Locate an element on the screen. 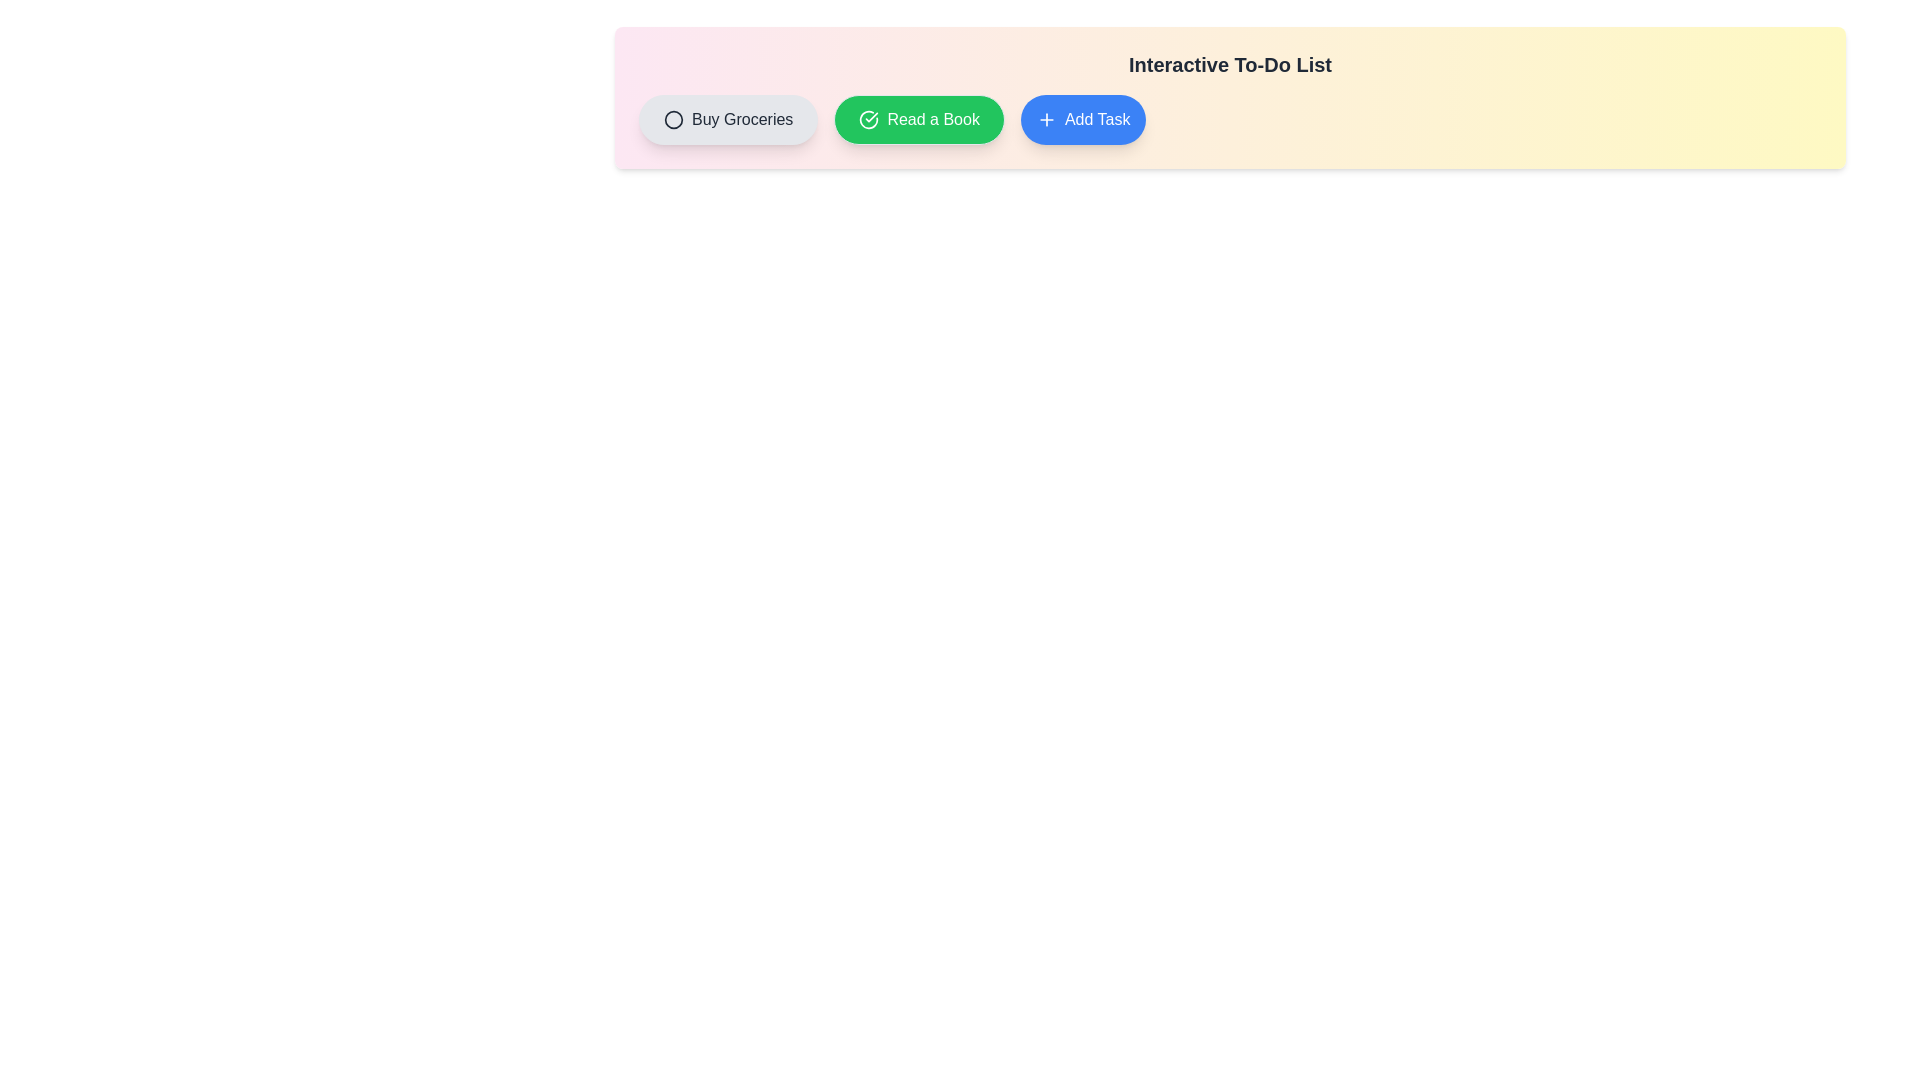 The height and width of the screenshot is (1080, 1920). the 'Add Task' button to add a new task is located at coordinates (1082, 119).